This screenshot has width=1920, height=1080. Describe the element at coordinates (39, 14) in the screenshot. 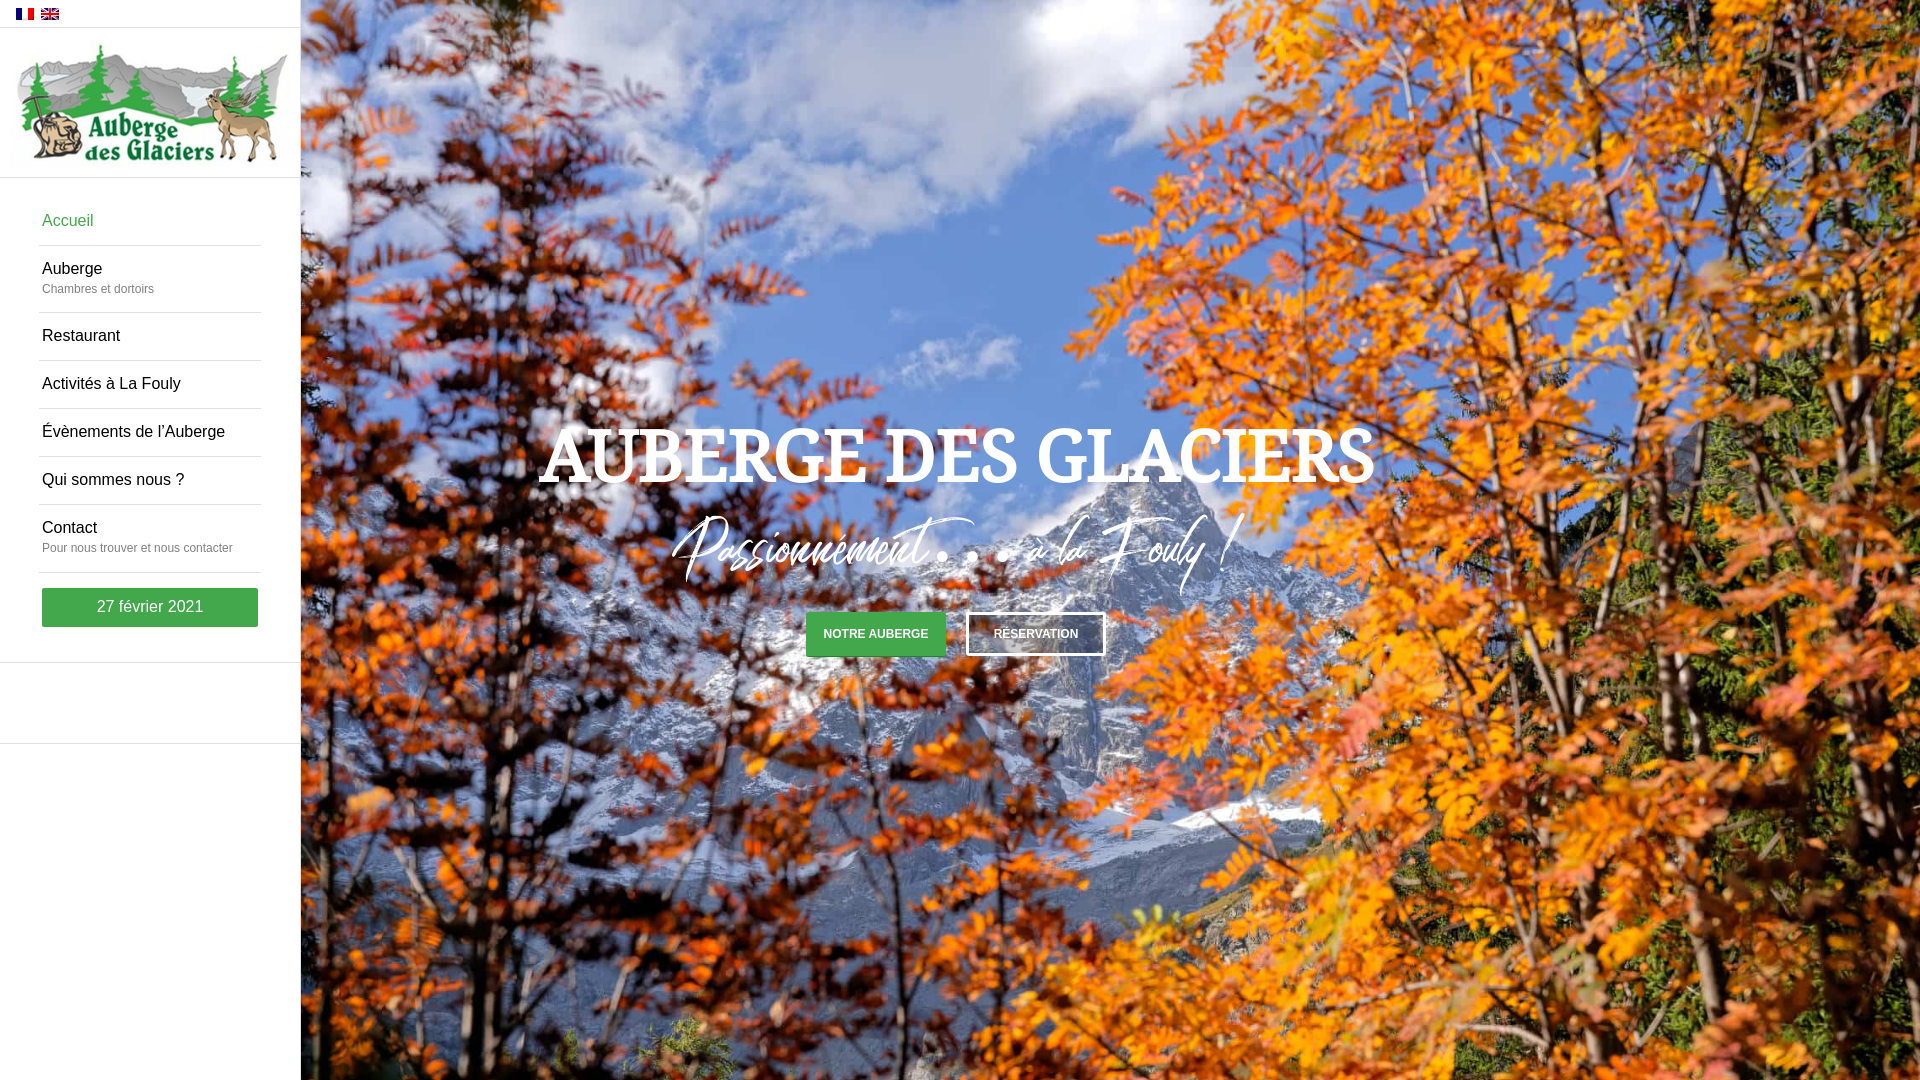

I see `'English'` at that location.